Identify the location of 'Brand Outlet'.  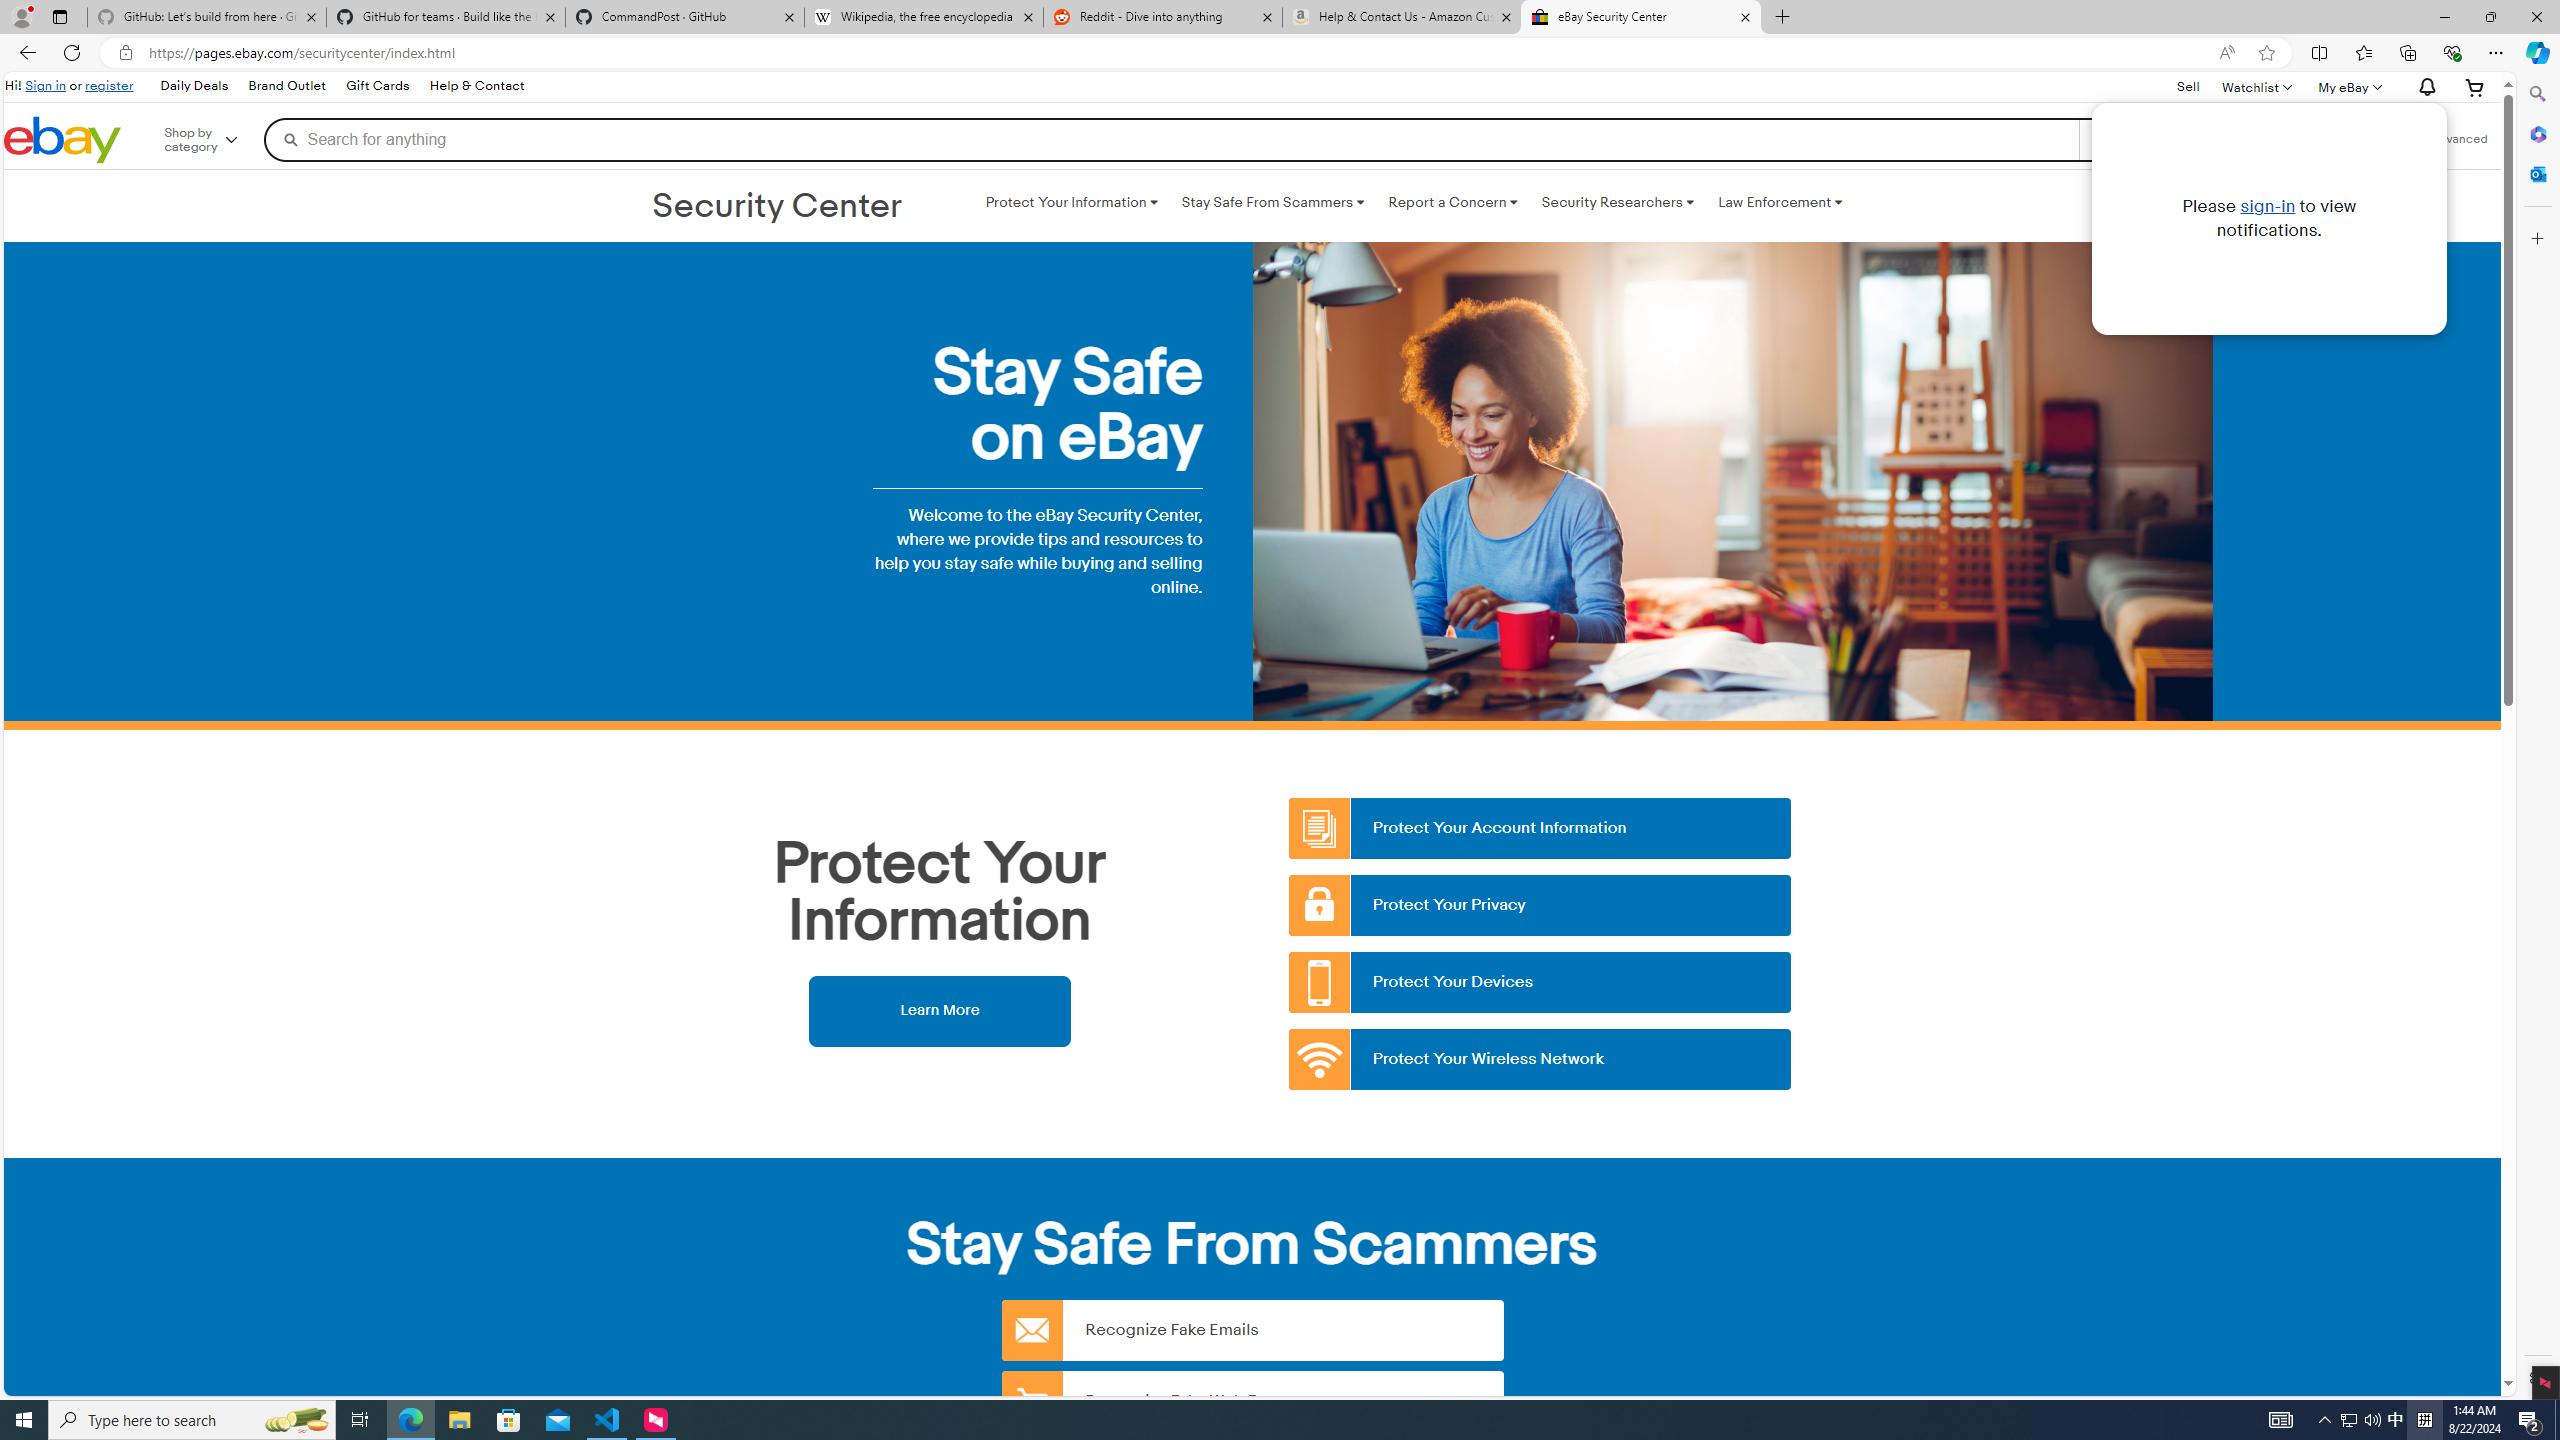
(288, 87).